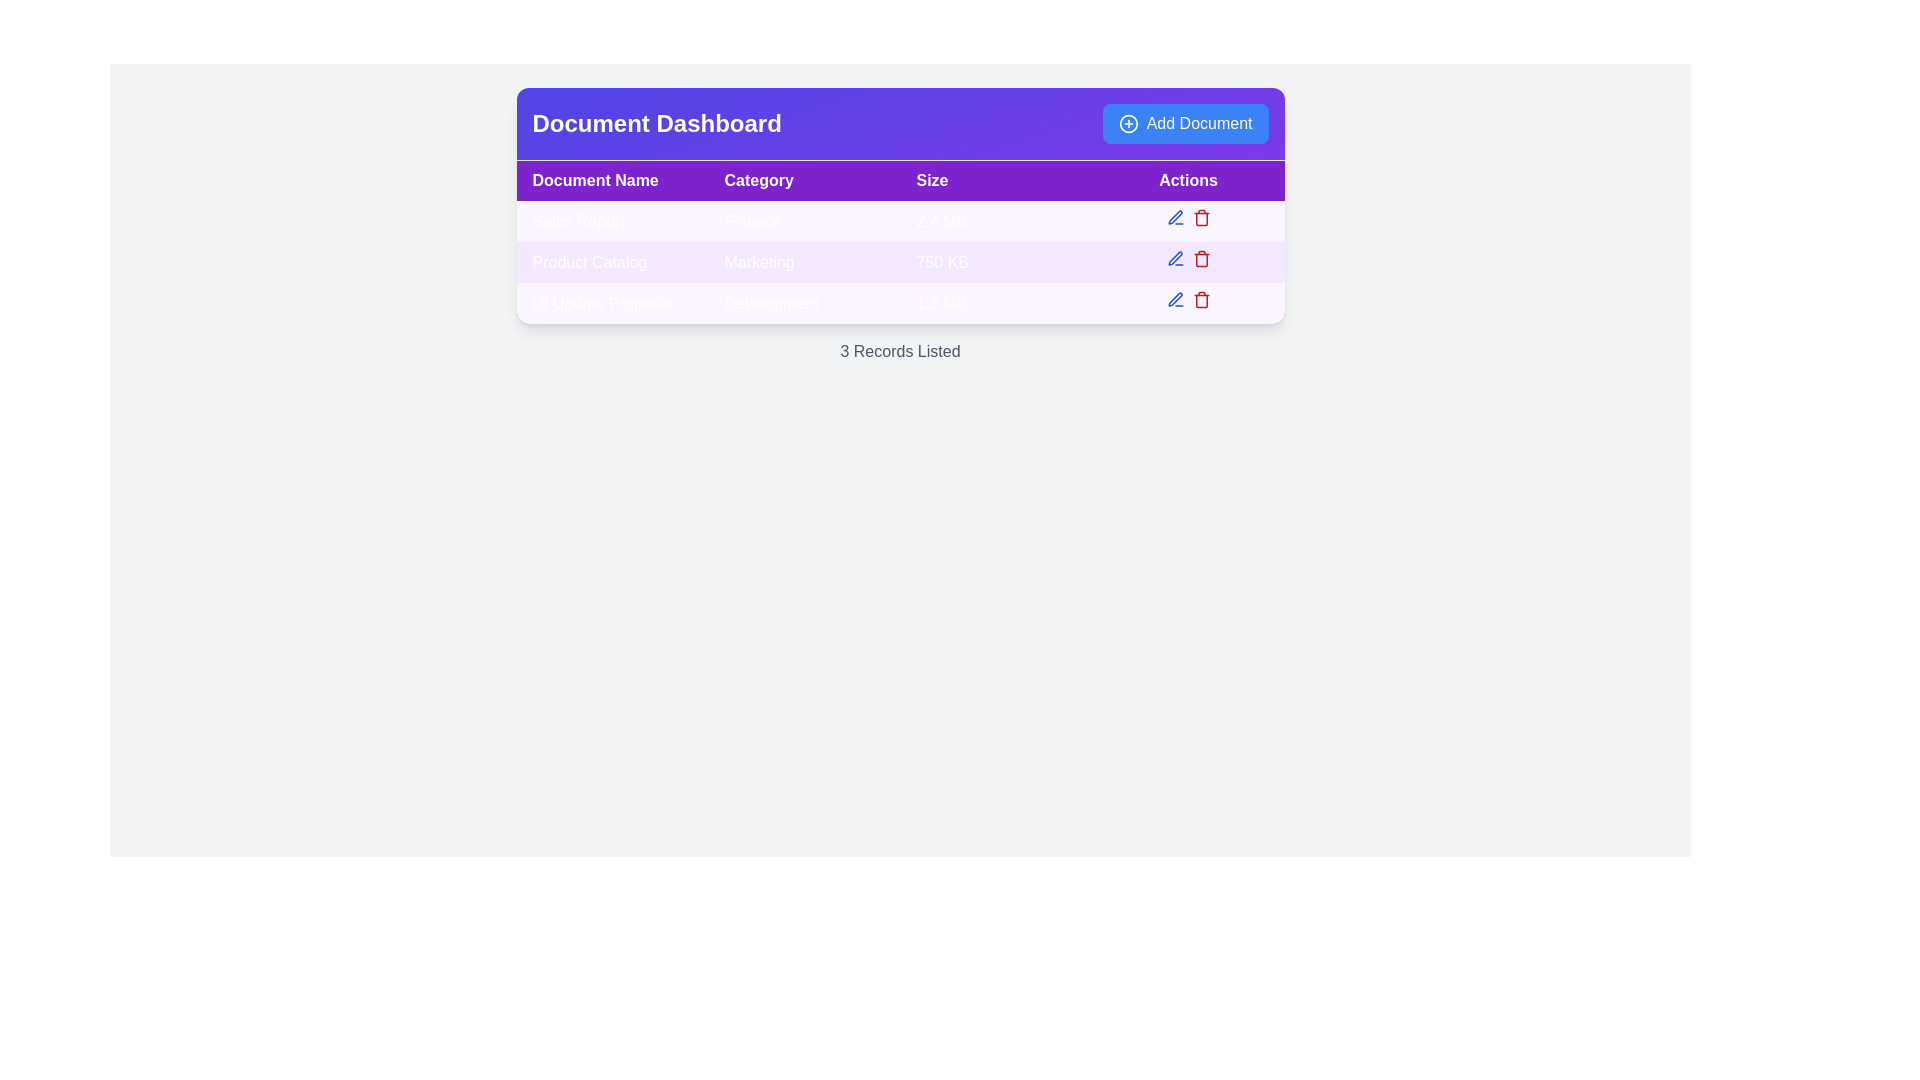 Image resolution: width=1920 pixels, height=1080 pixels. I want to click on the header label for the 'Actions' column located at the far-right end of the table header row, which is the fourth label among its siblings, so click(1188, 181).